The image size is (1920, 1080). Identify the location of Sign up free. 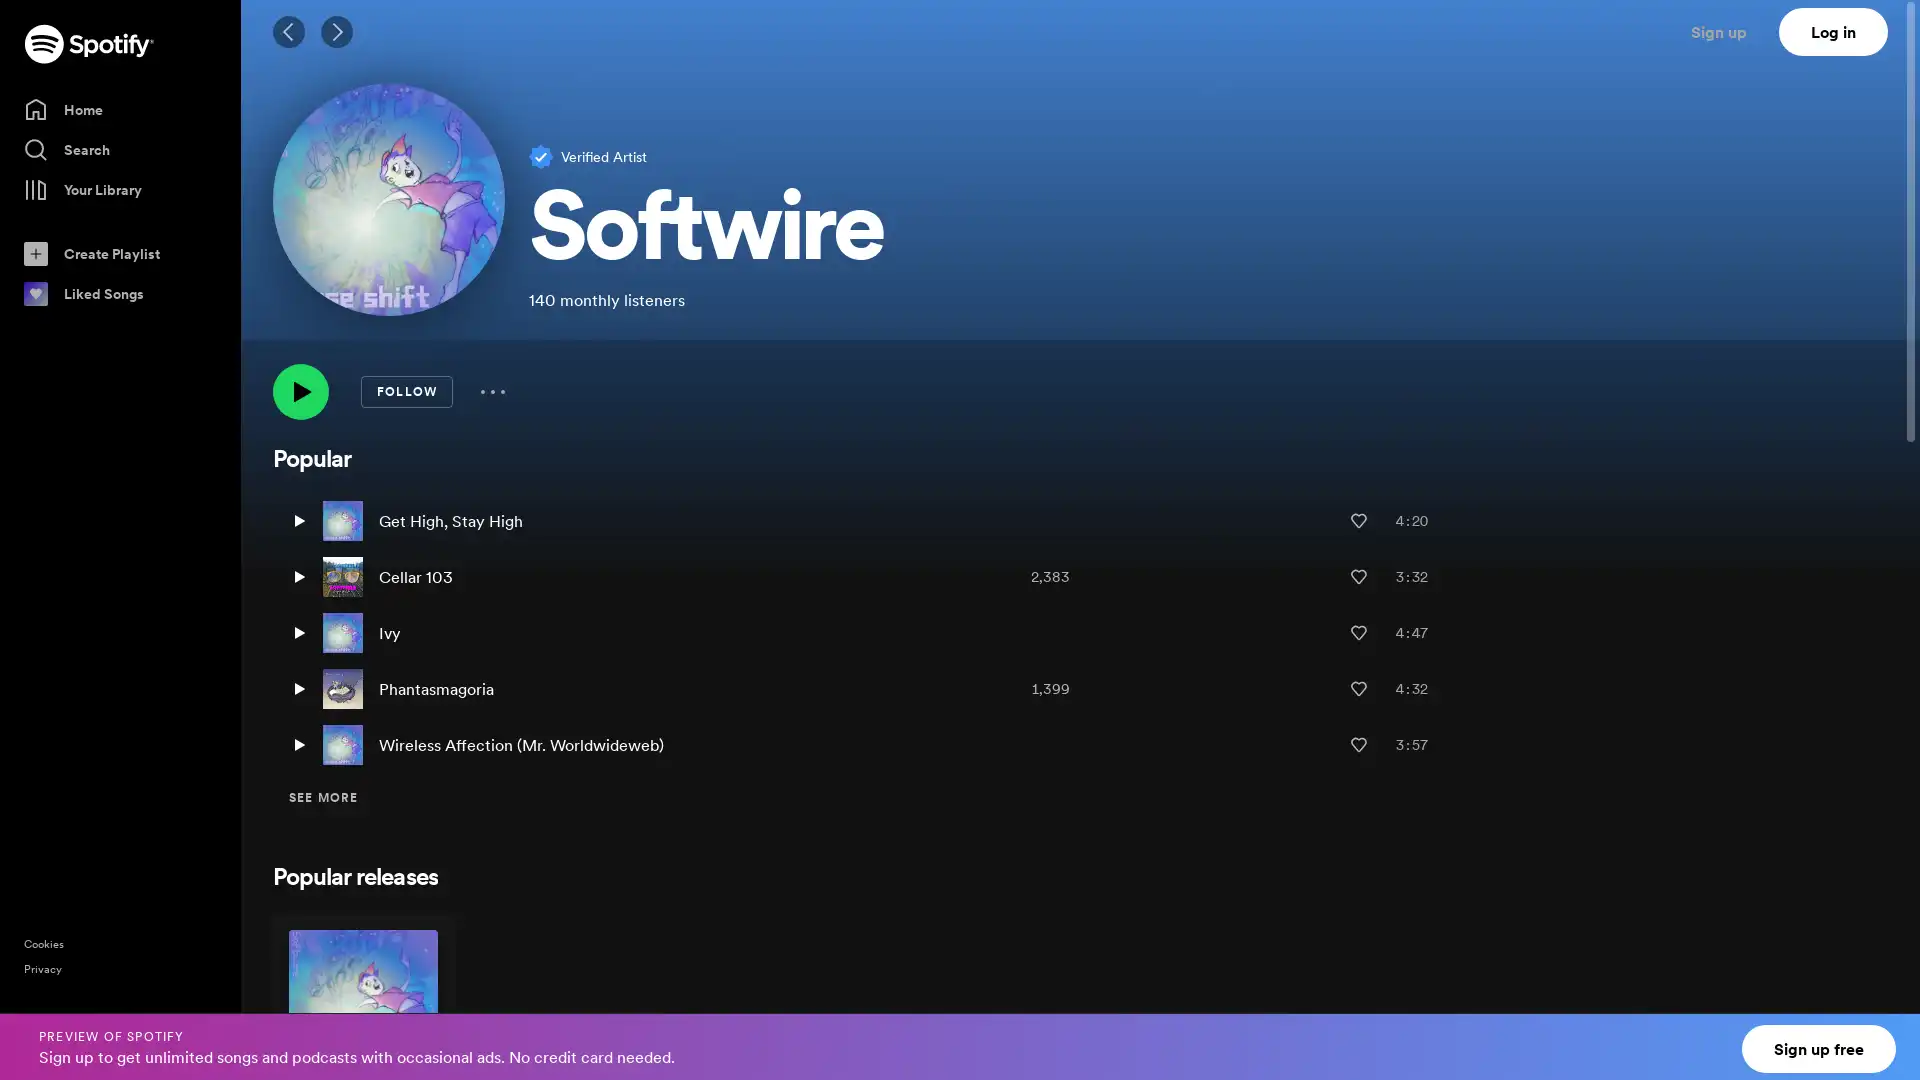
(1819, 1048).